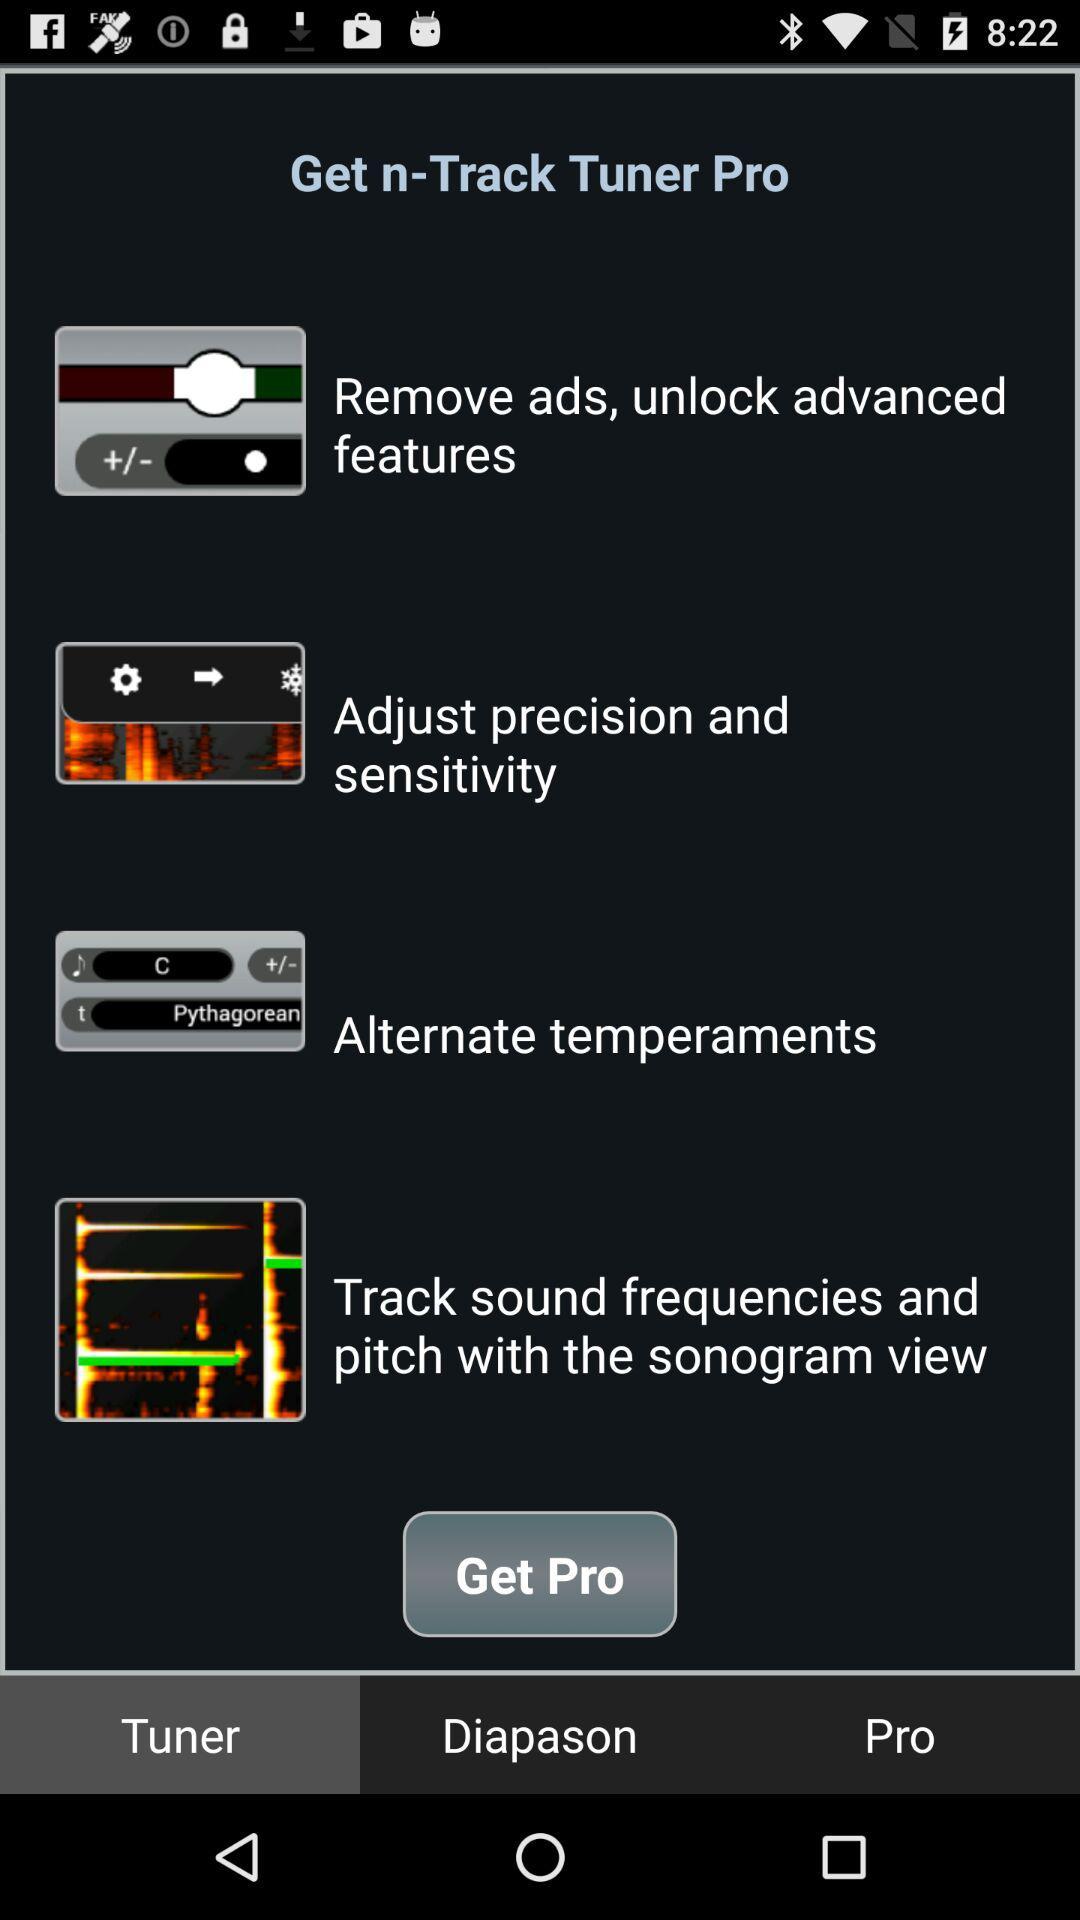 Image resolution: width=1080 pixels, height=1920 pixels. What do you see at coordinates (540, 1733) in the screenshot?
I see `the icon to the right of the tuner icon` at bounding box center [540, 1733].